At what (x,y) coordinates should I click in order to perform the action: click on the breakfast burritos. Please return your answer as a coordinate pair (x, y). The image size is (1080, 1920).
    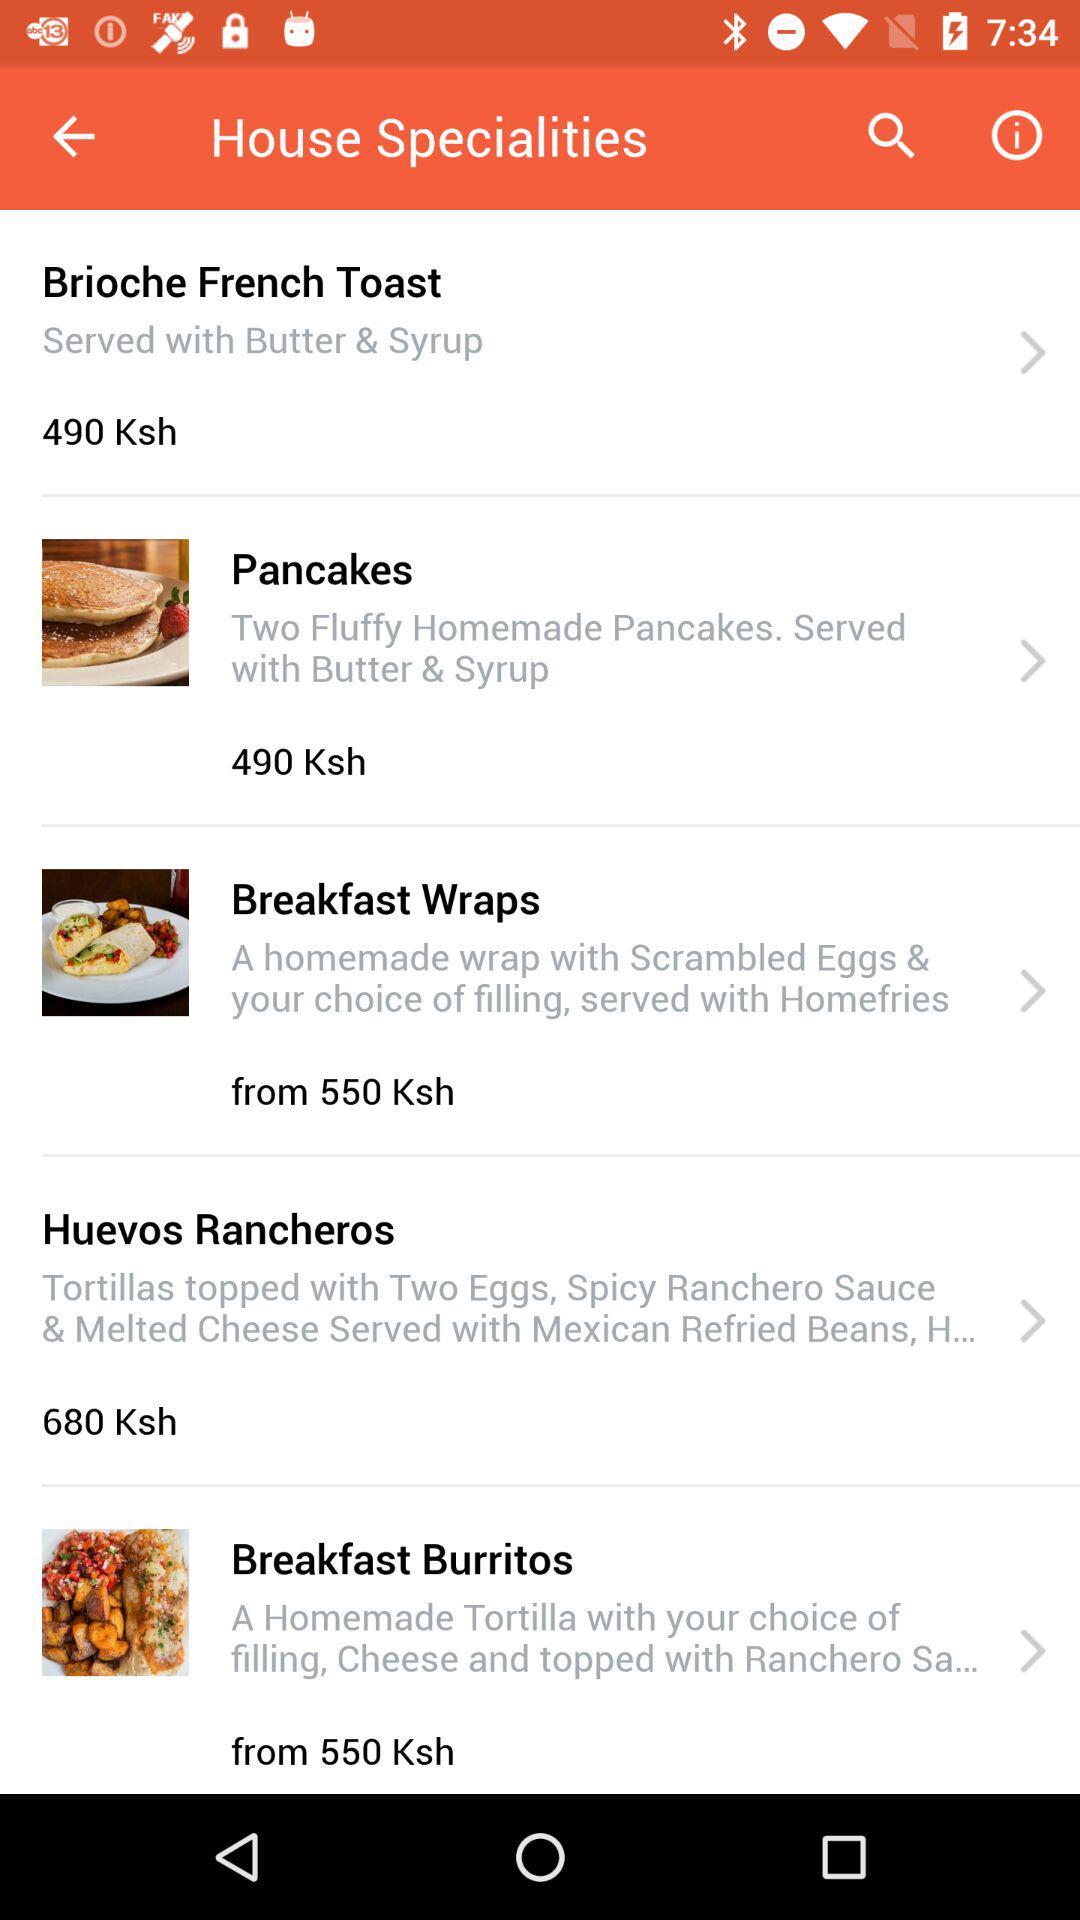
    Looking at the image, I should click on (402, 1556).